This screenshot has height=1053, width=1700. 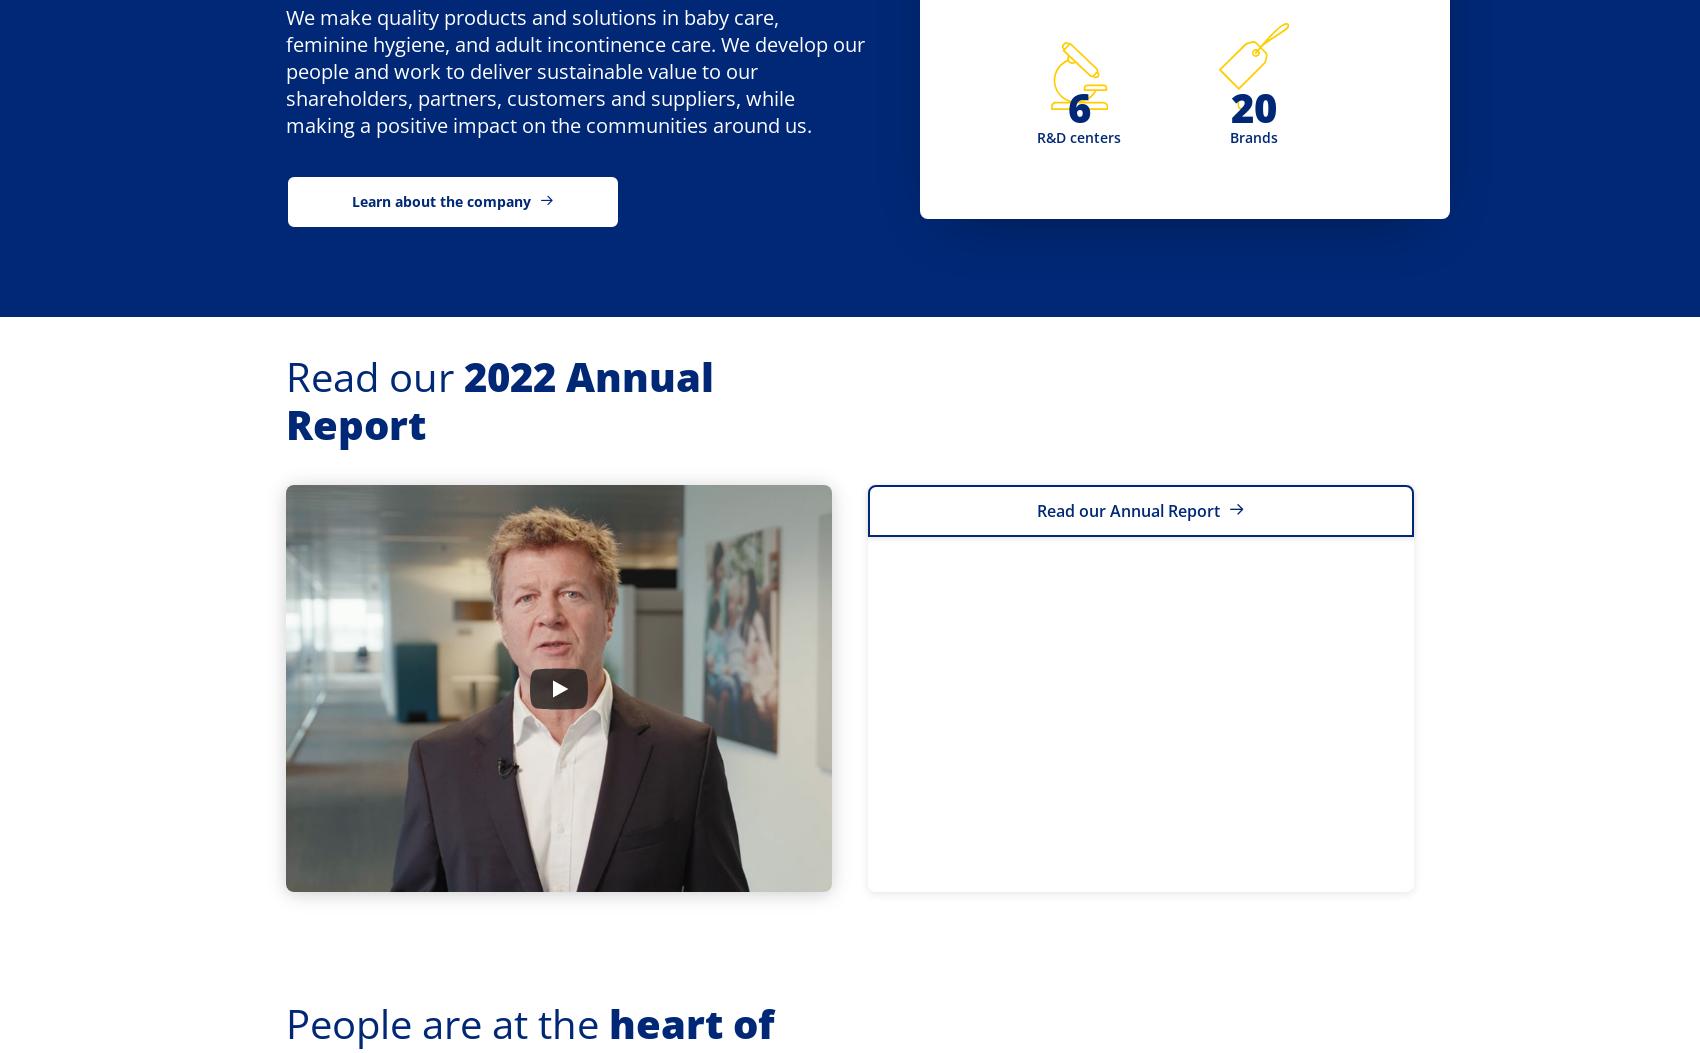 What do you see at coordinates (441, 200) in the screenshot?
I see `'Learn about the company'` at bounding box center [441, 200].